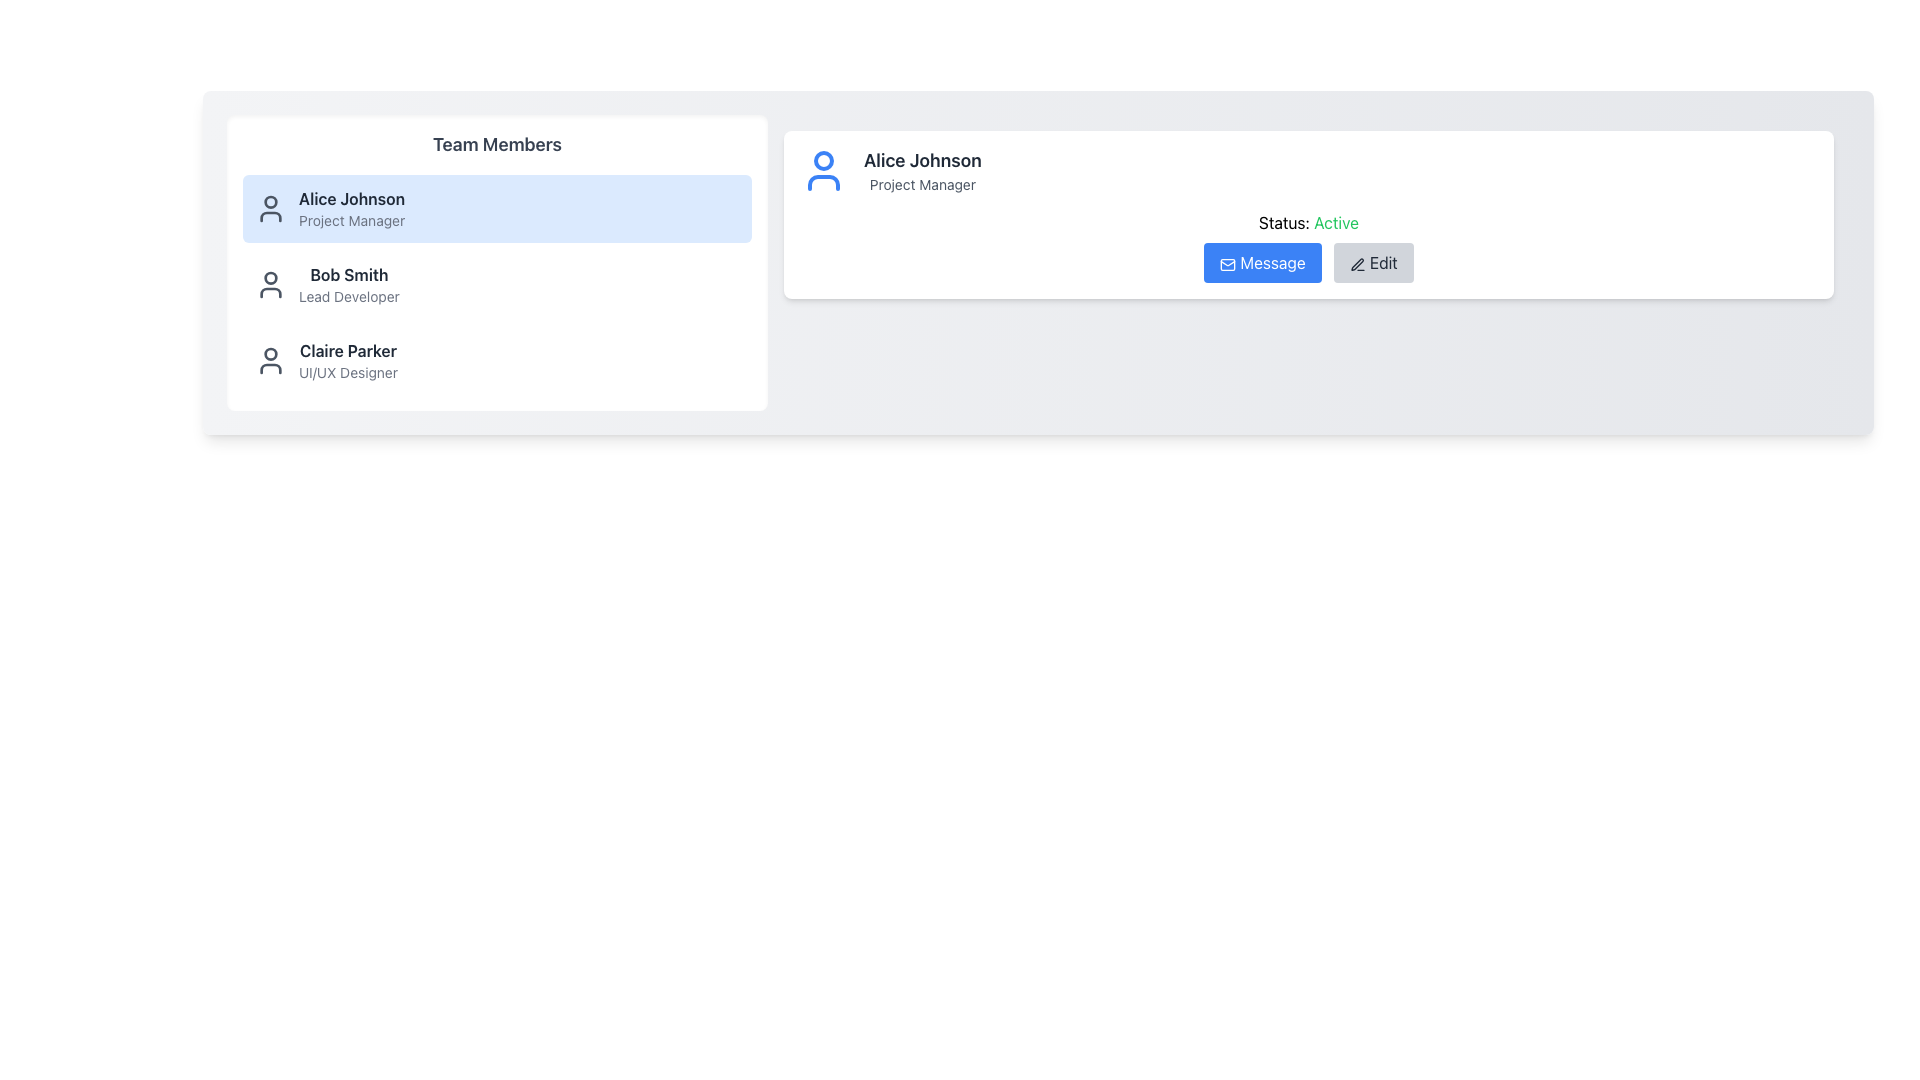 The width and height of the screenshot is (1920, 1080). Describe the element at coordinates (351, 208) in the screenshot. I see `the text label representing the name and role of the first team member` at that location.